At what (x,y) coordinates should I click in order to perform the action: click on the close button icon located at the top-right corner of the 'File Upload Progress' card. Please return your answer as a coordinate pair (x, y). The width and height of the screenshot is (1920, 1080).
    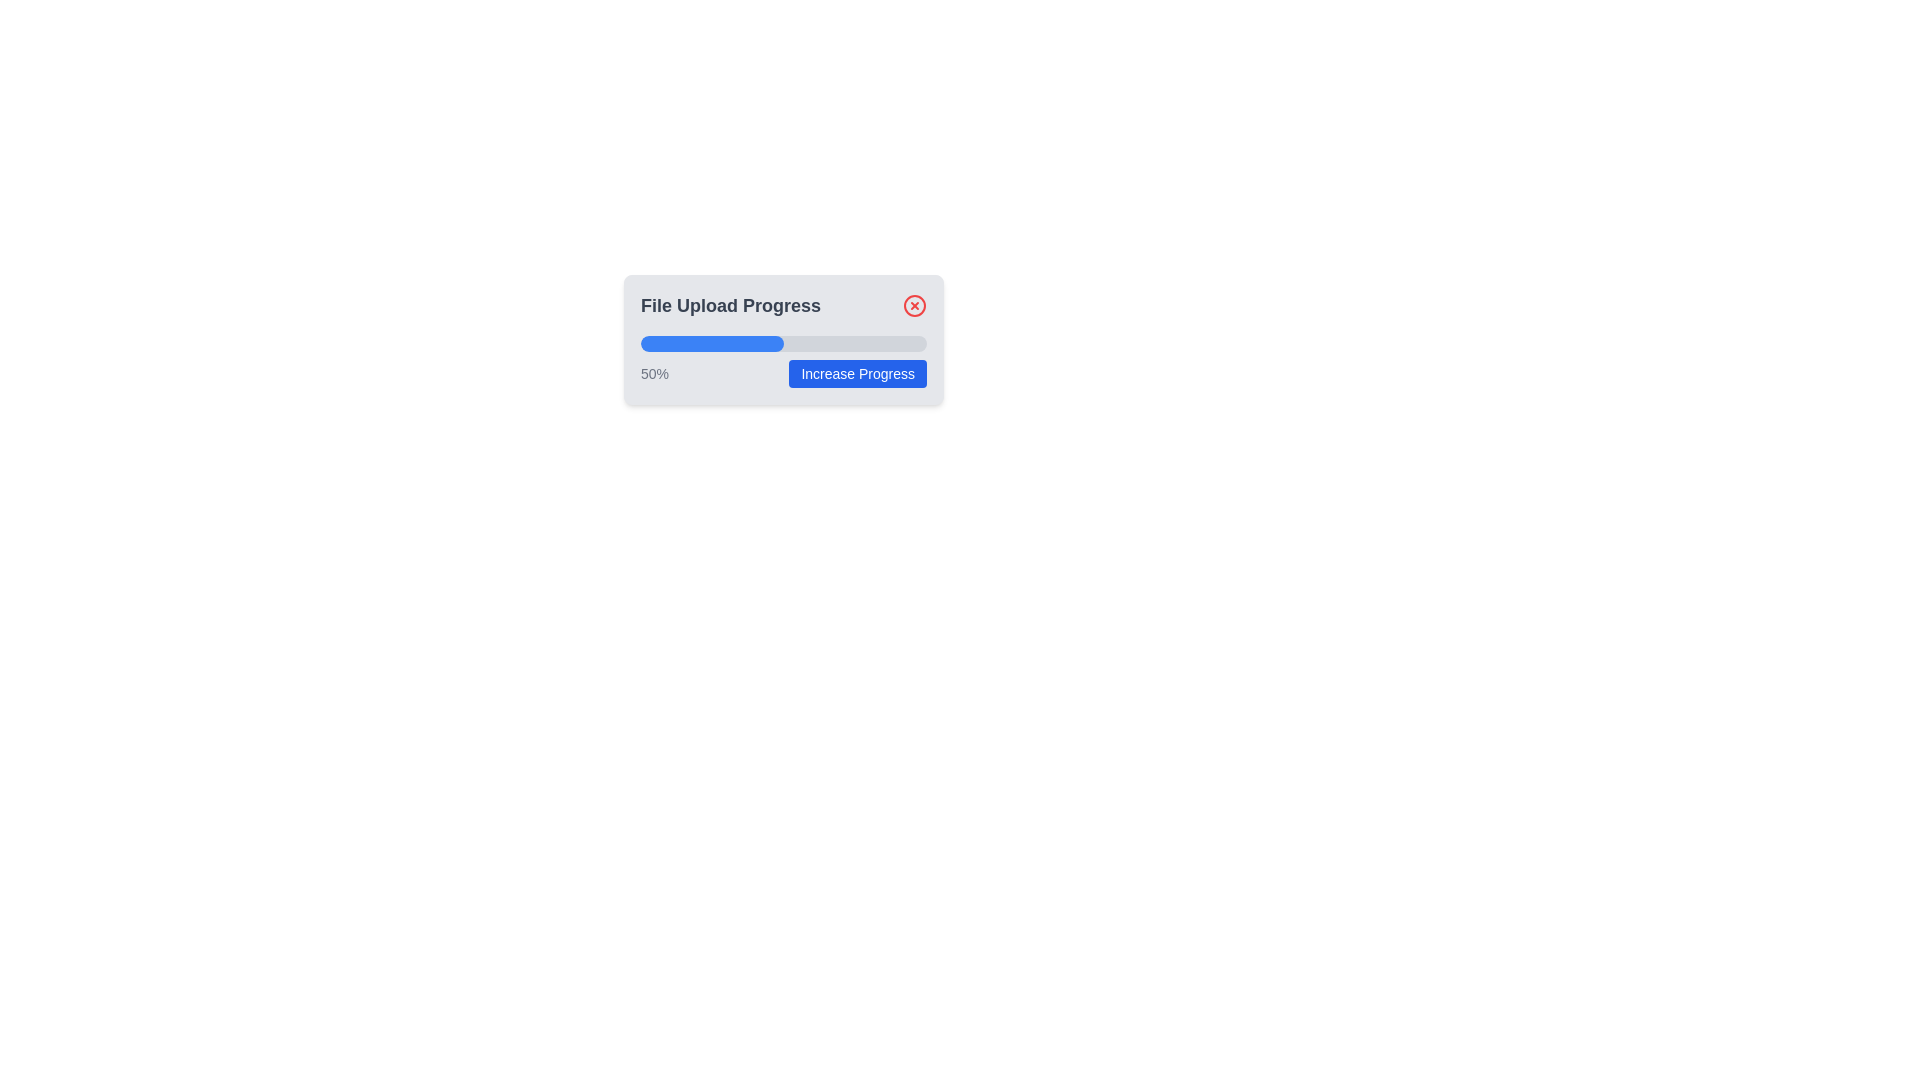
    Looking at the image, I should click on (914, 305).